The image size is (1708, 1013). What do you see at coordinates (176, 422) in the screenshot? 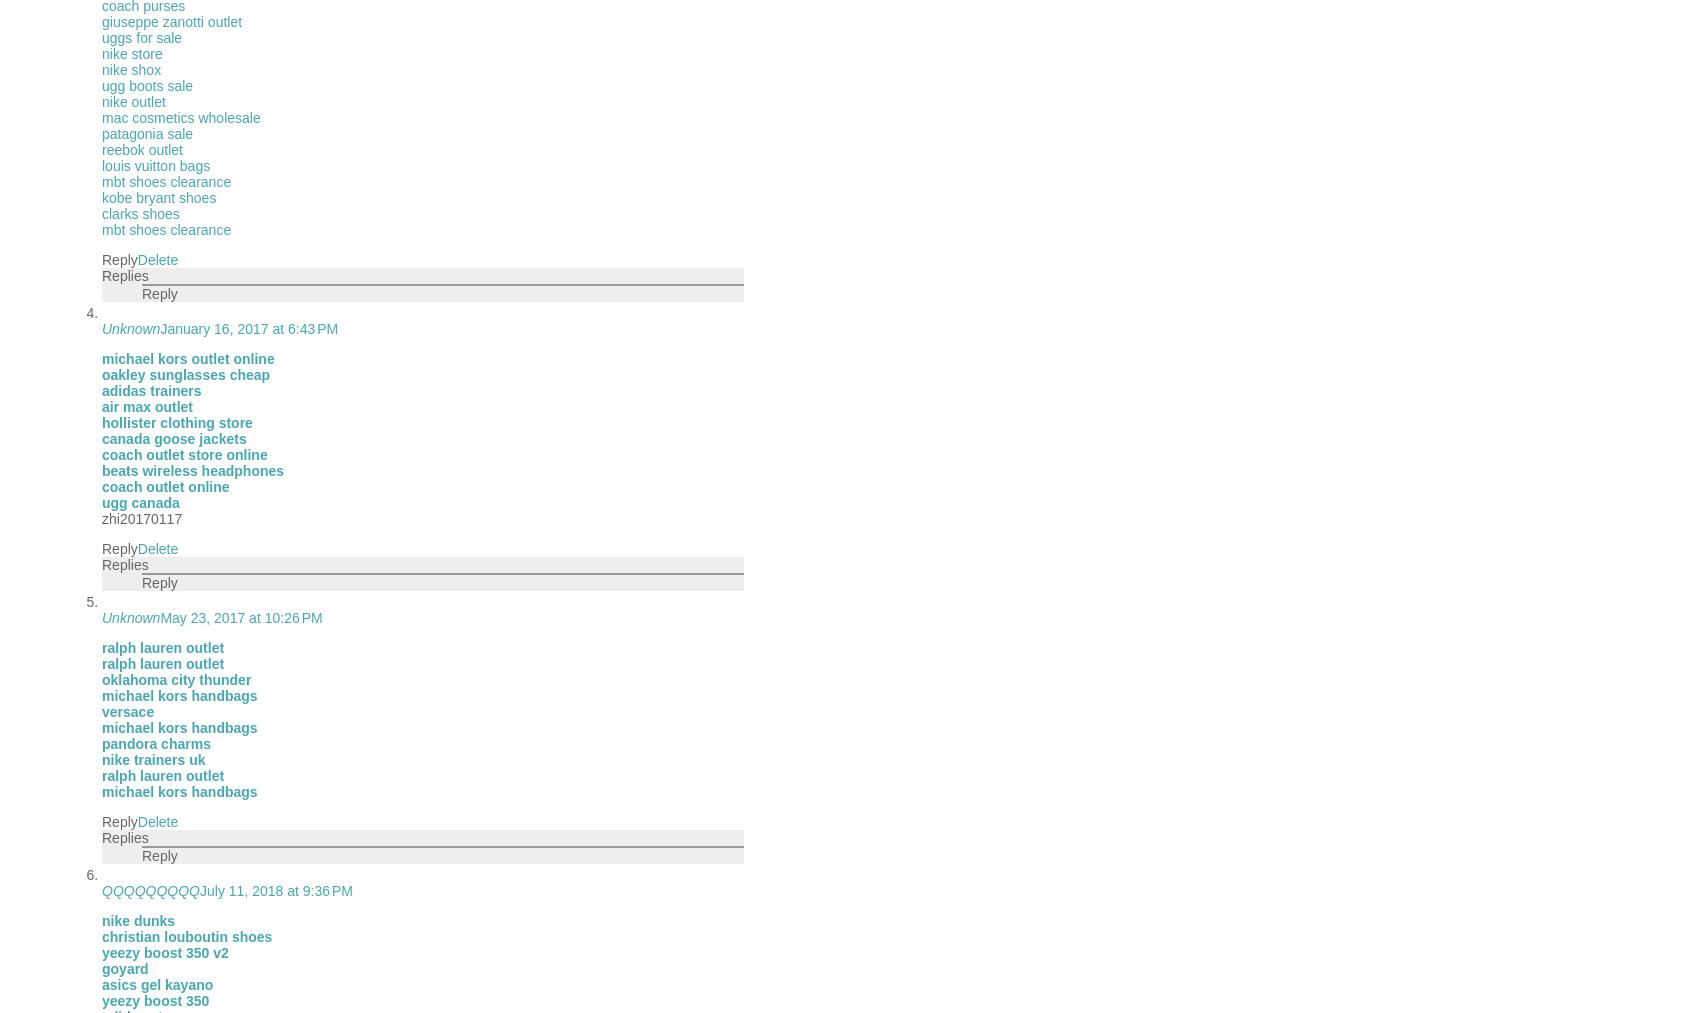
I see `'hollister clothing store'` at bounding box center [176, 422].